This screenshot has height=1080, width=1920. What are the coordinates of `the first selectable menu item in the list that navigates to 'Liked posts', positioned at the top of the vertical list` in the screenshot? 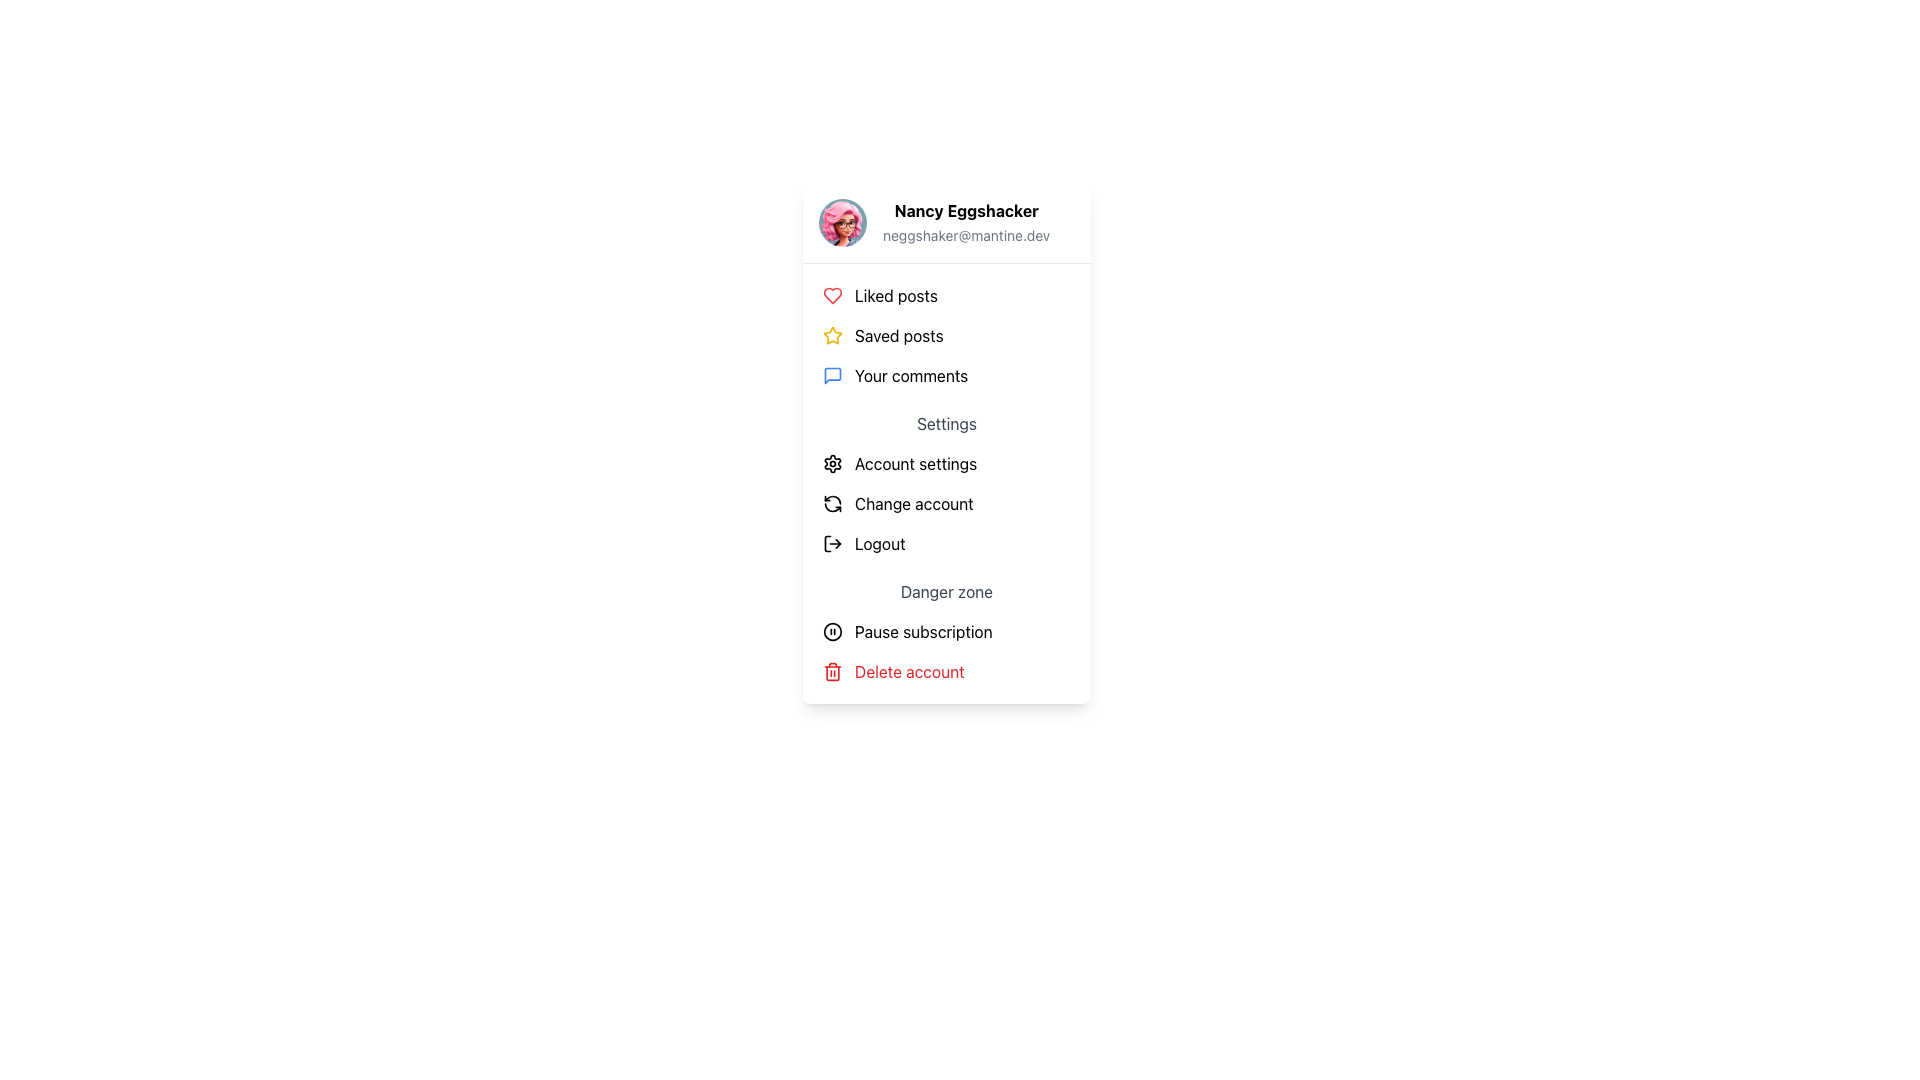 It's located at (945, 296).